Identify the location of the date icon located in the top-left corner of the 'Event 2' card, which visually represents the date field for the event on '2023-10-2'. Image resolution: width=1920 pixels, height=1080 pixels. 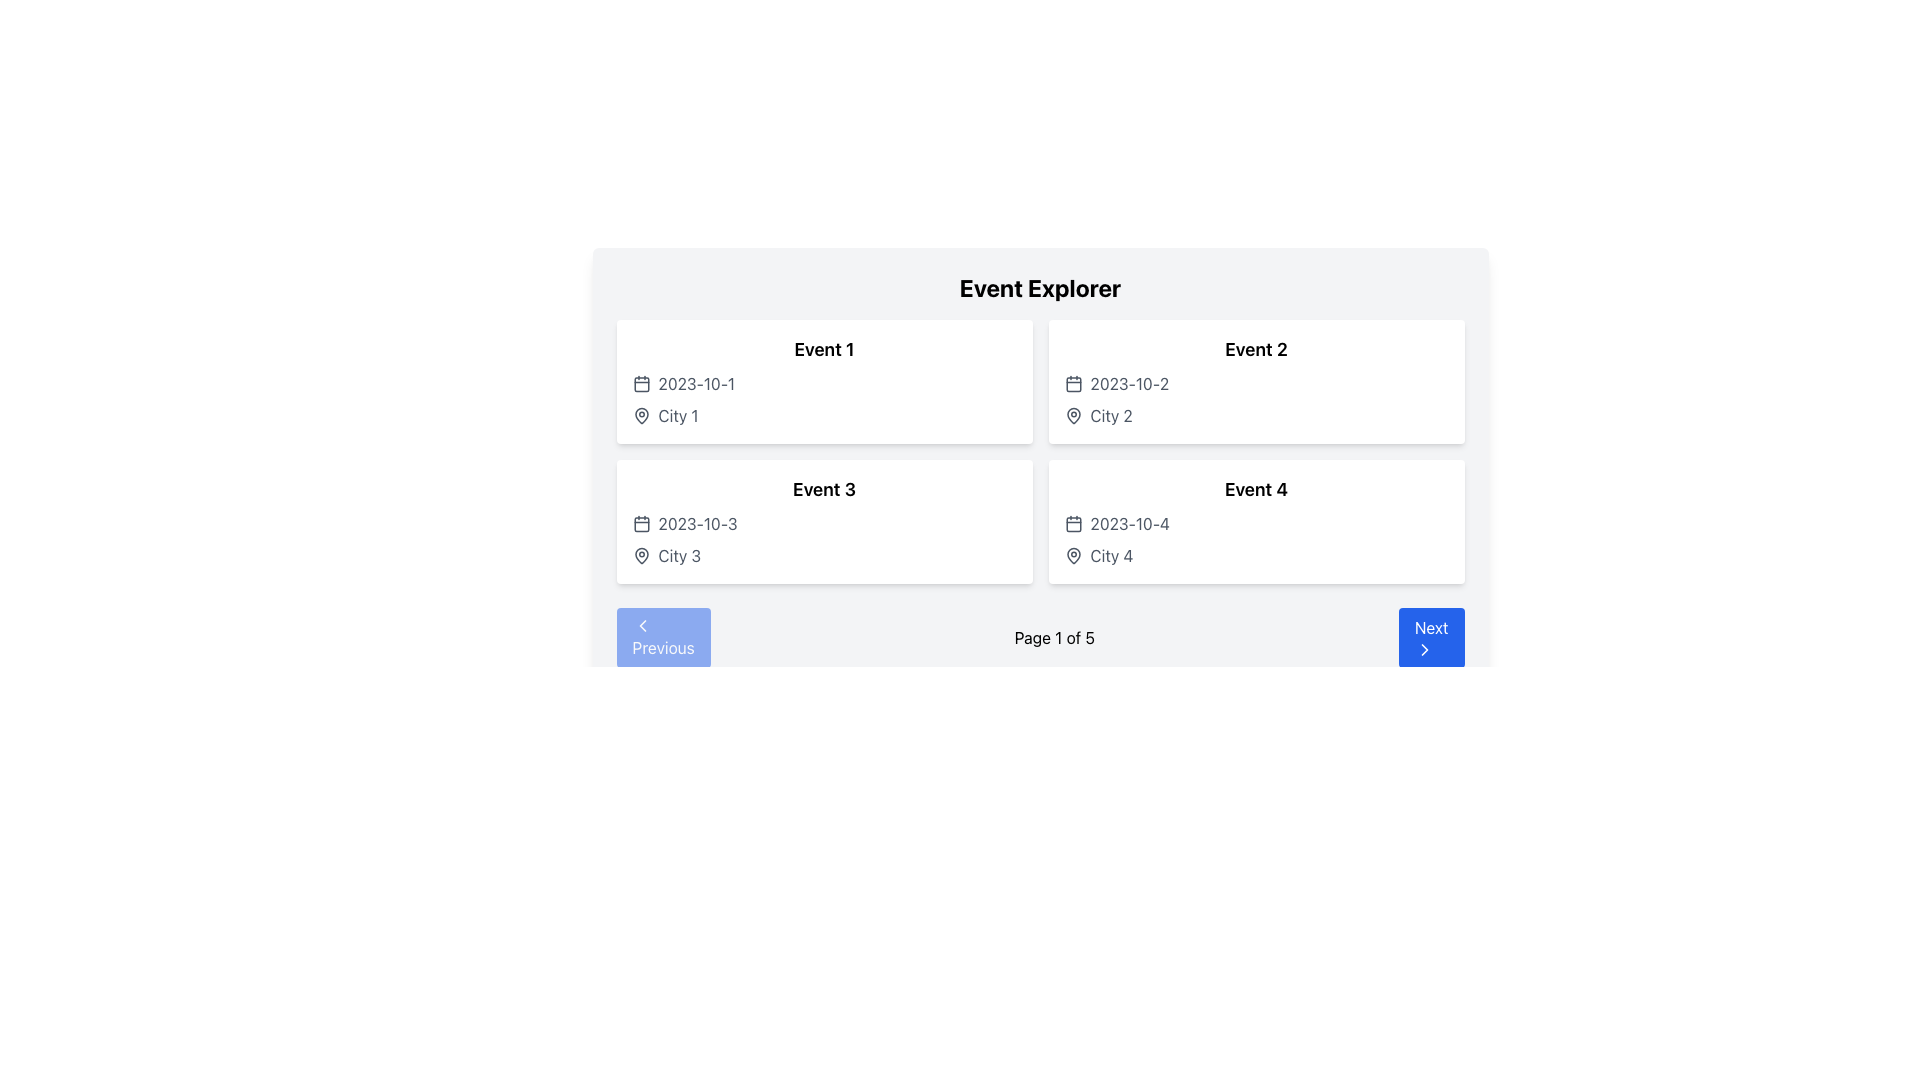
(1072, 384).